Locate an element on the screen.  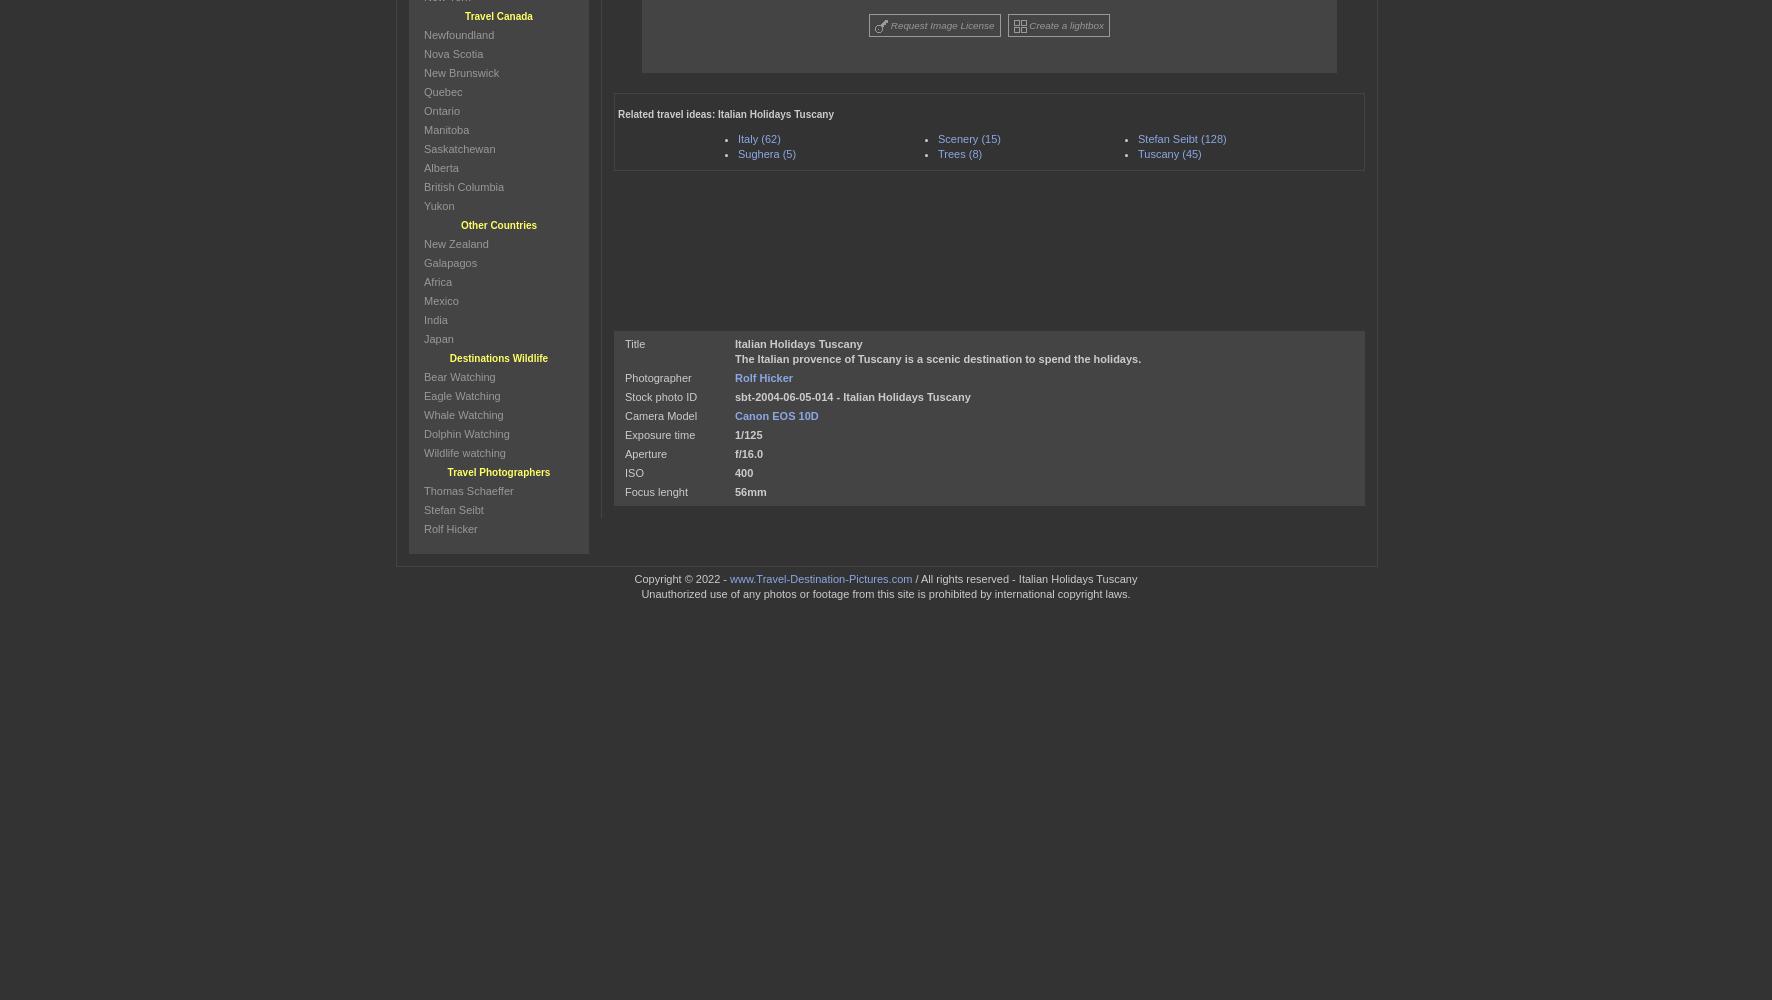
'Create a lightbox' is located at coordinates (1025, 24).